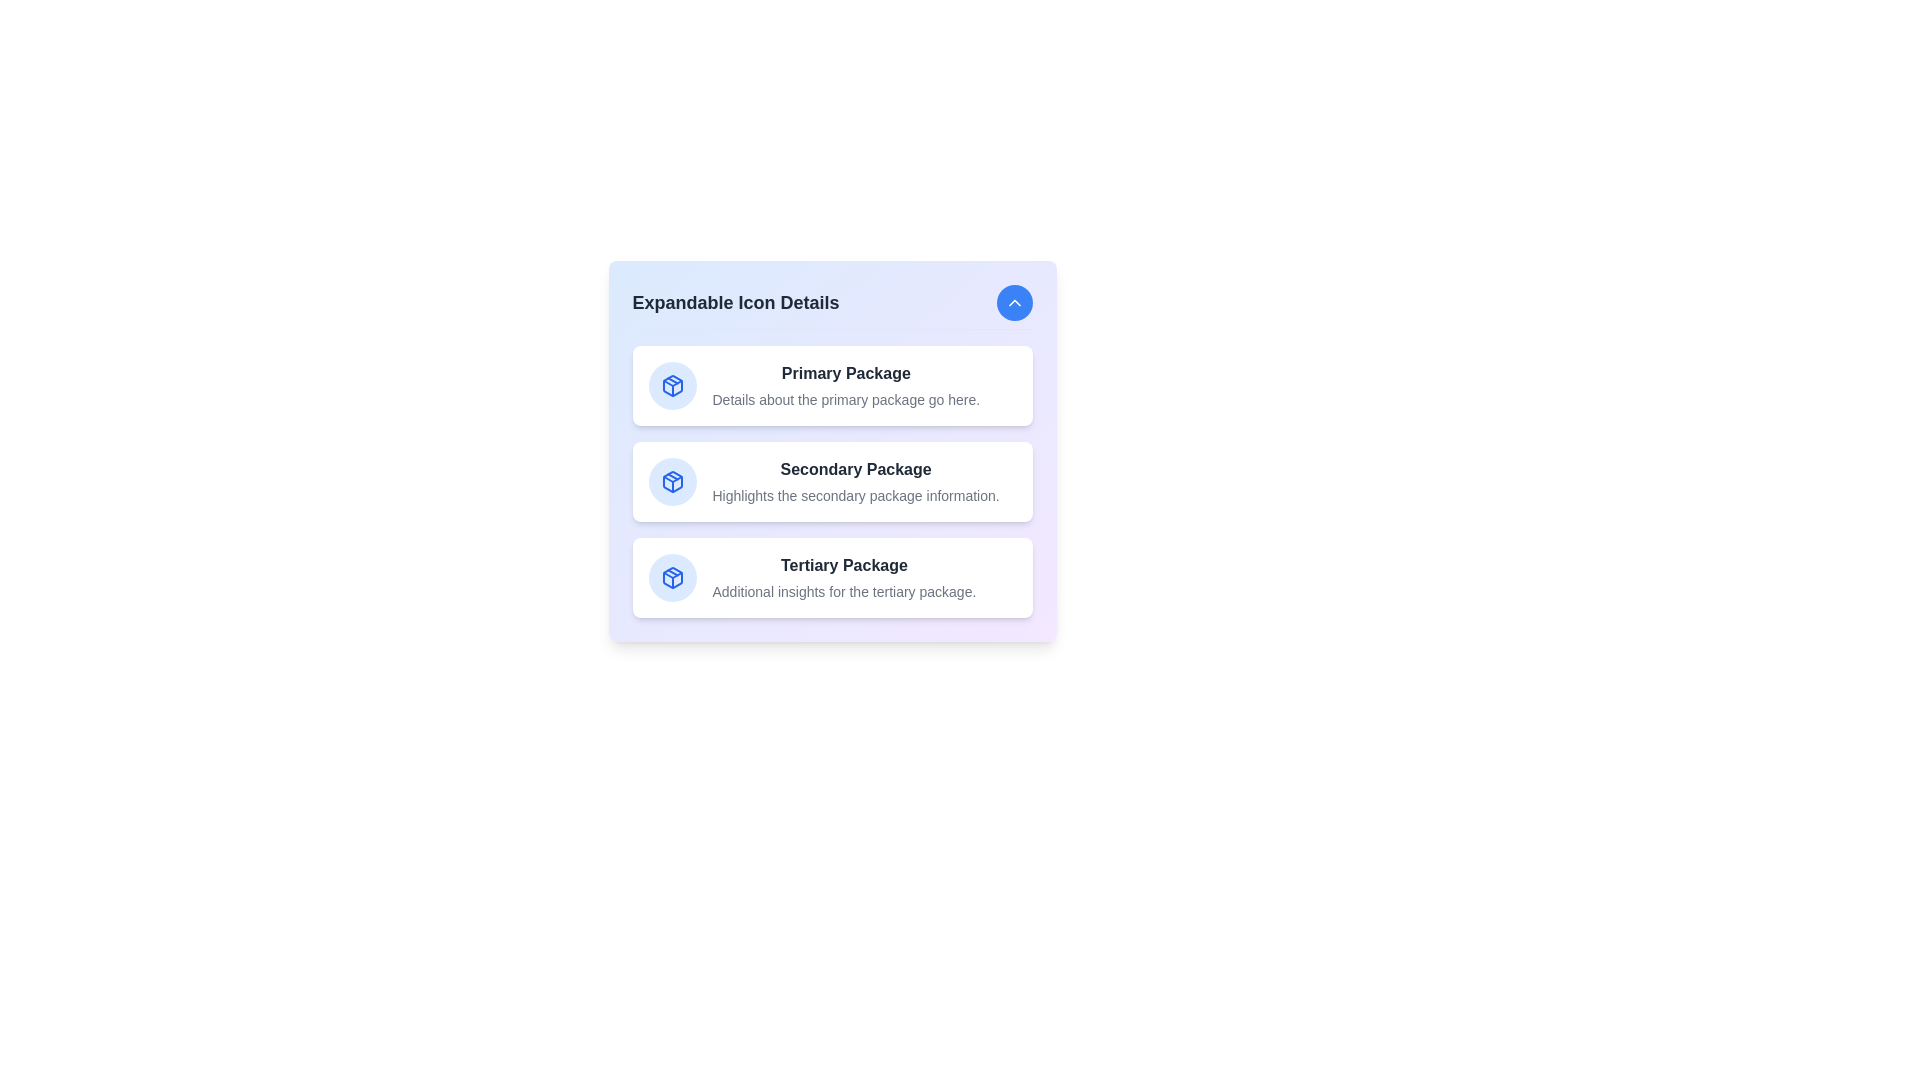 The image size is (1920, 1080). What do you see at coordinates (672, 385) in the screenshot?
I see `the blue package icon located in the 'Primary Package' section of the 'Expandable Icon Details' panel` at bounding box center [672, 385].